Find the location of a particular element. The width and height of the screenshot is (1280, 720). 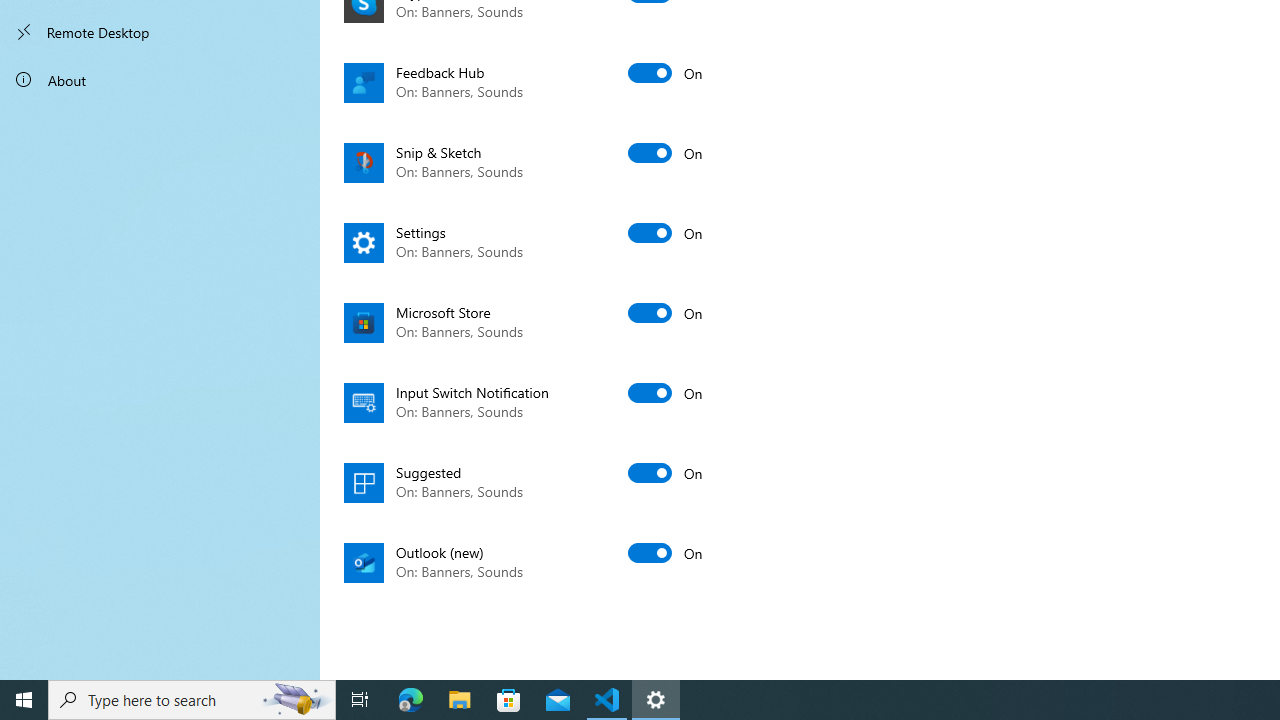

'Visual Studio Code - 1 running window' is located at coordinates (606, 698).